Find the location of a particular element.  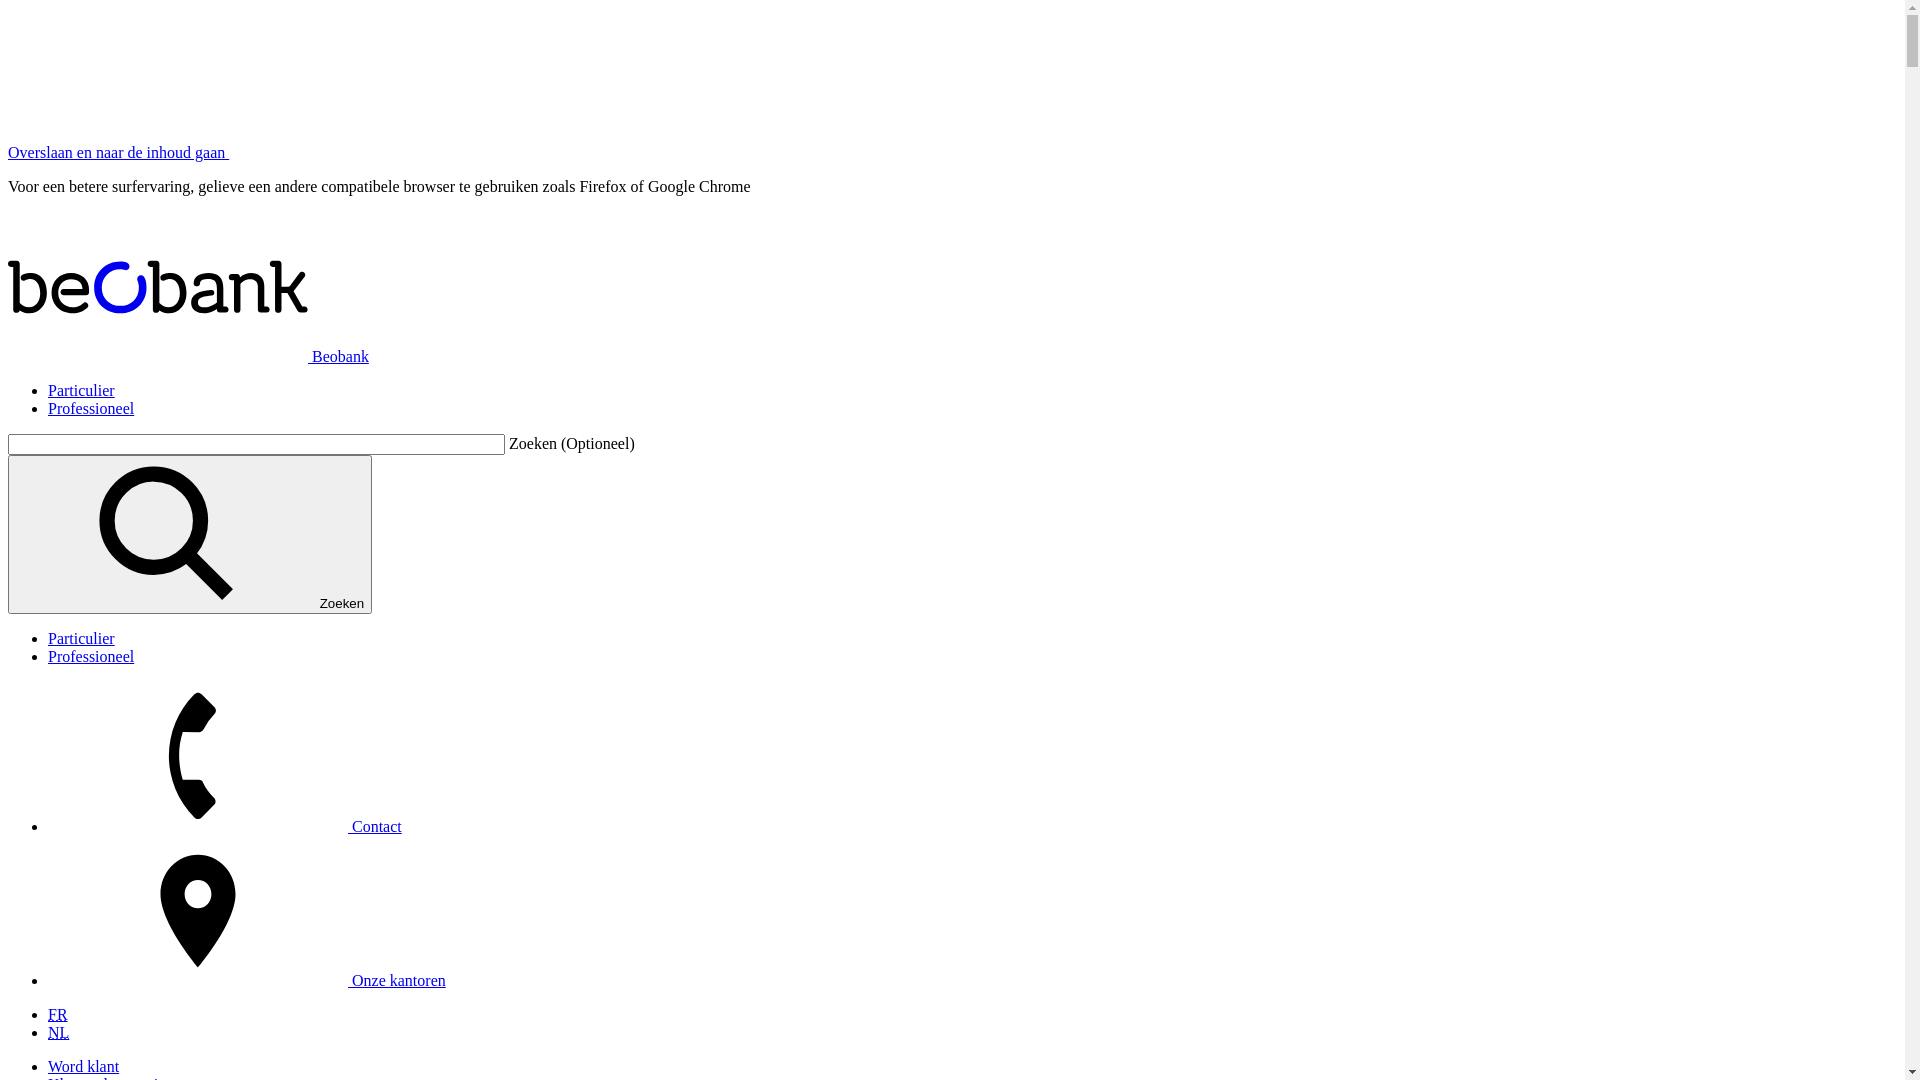

'Zoeken' is located at coordinates (190, 533).